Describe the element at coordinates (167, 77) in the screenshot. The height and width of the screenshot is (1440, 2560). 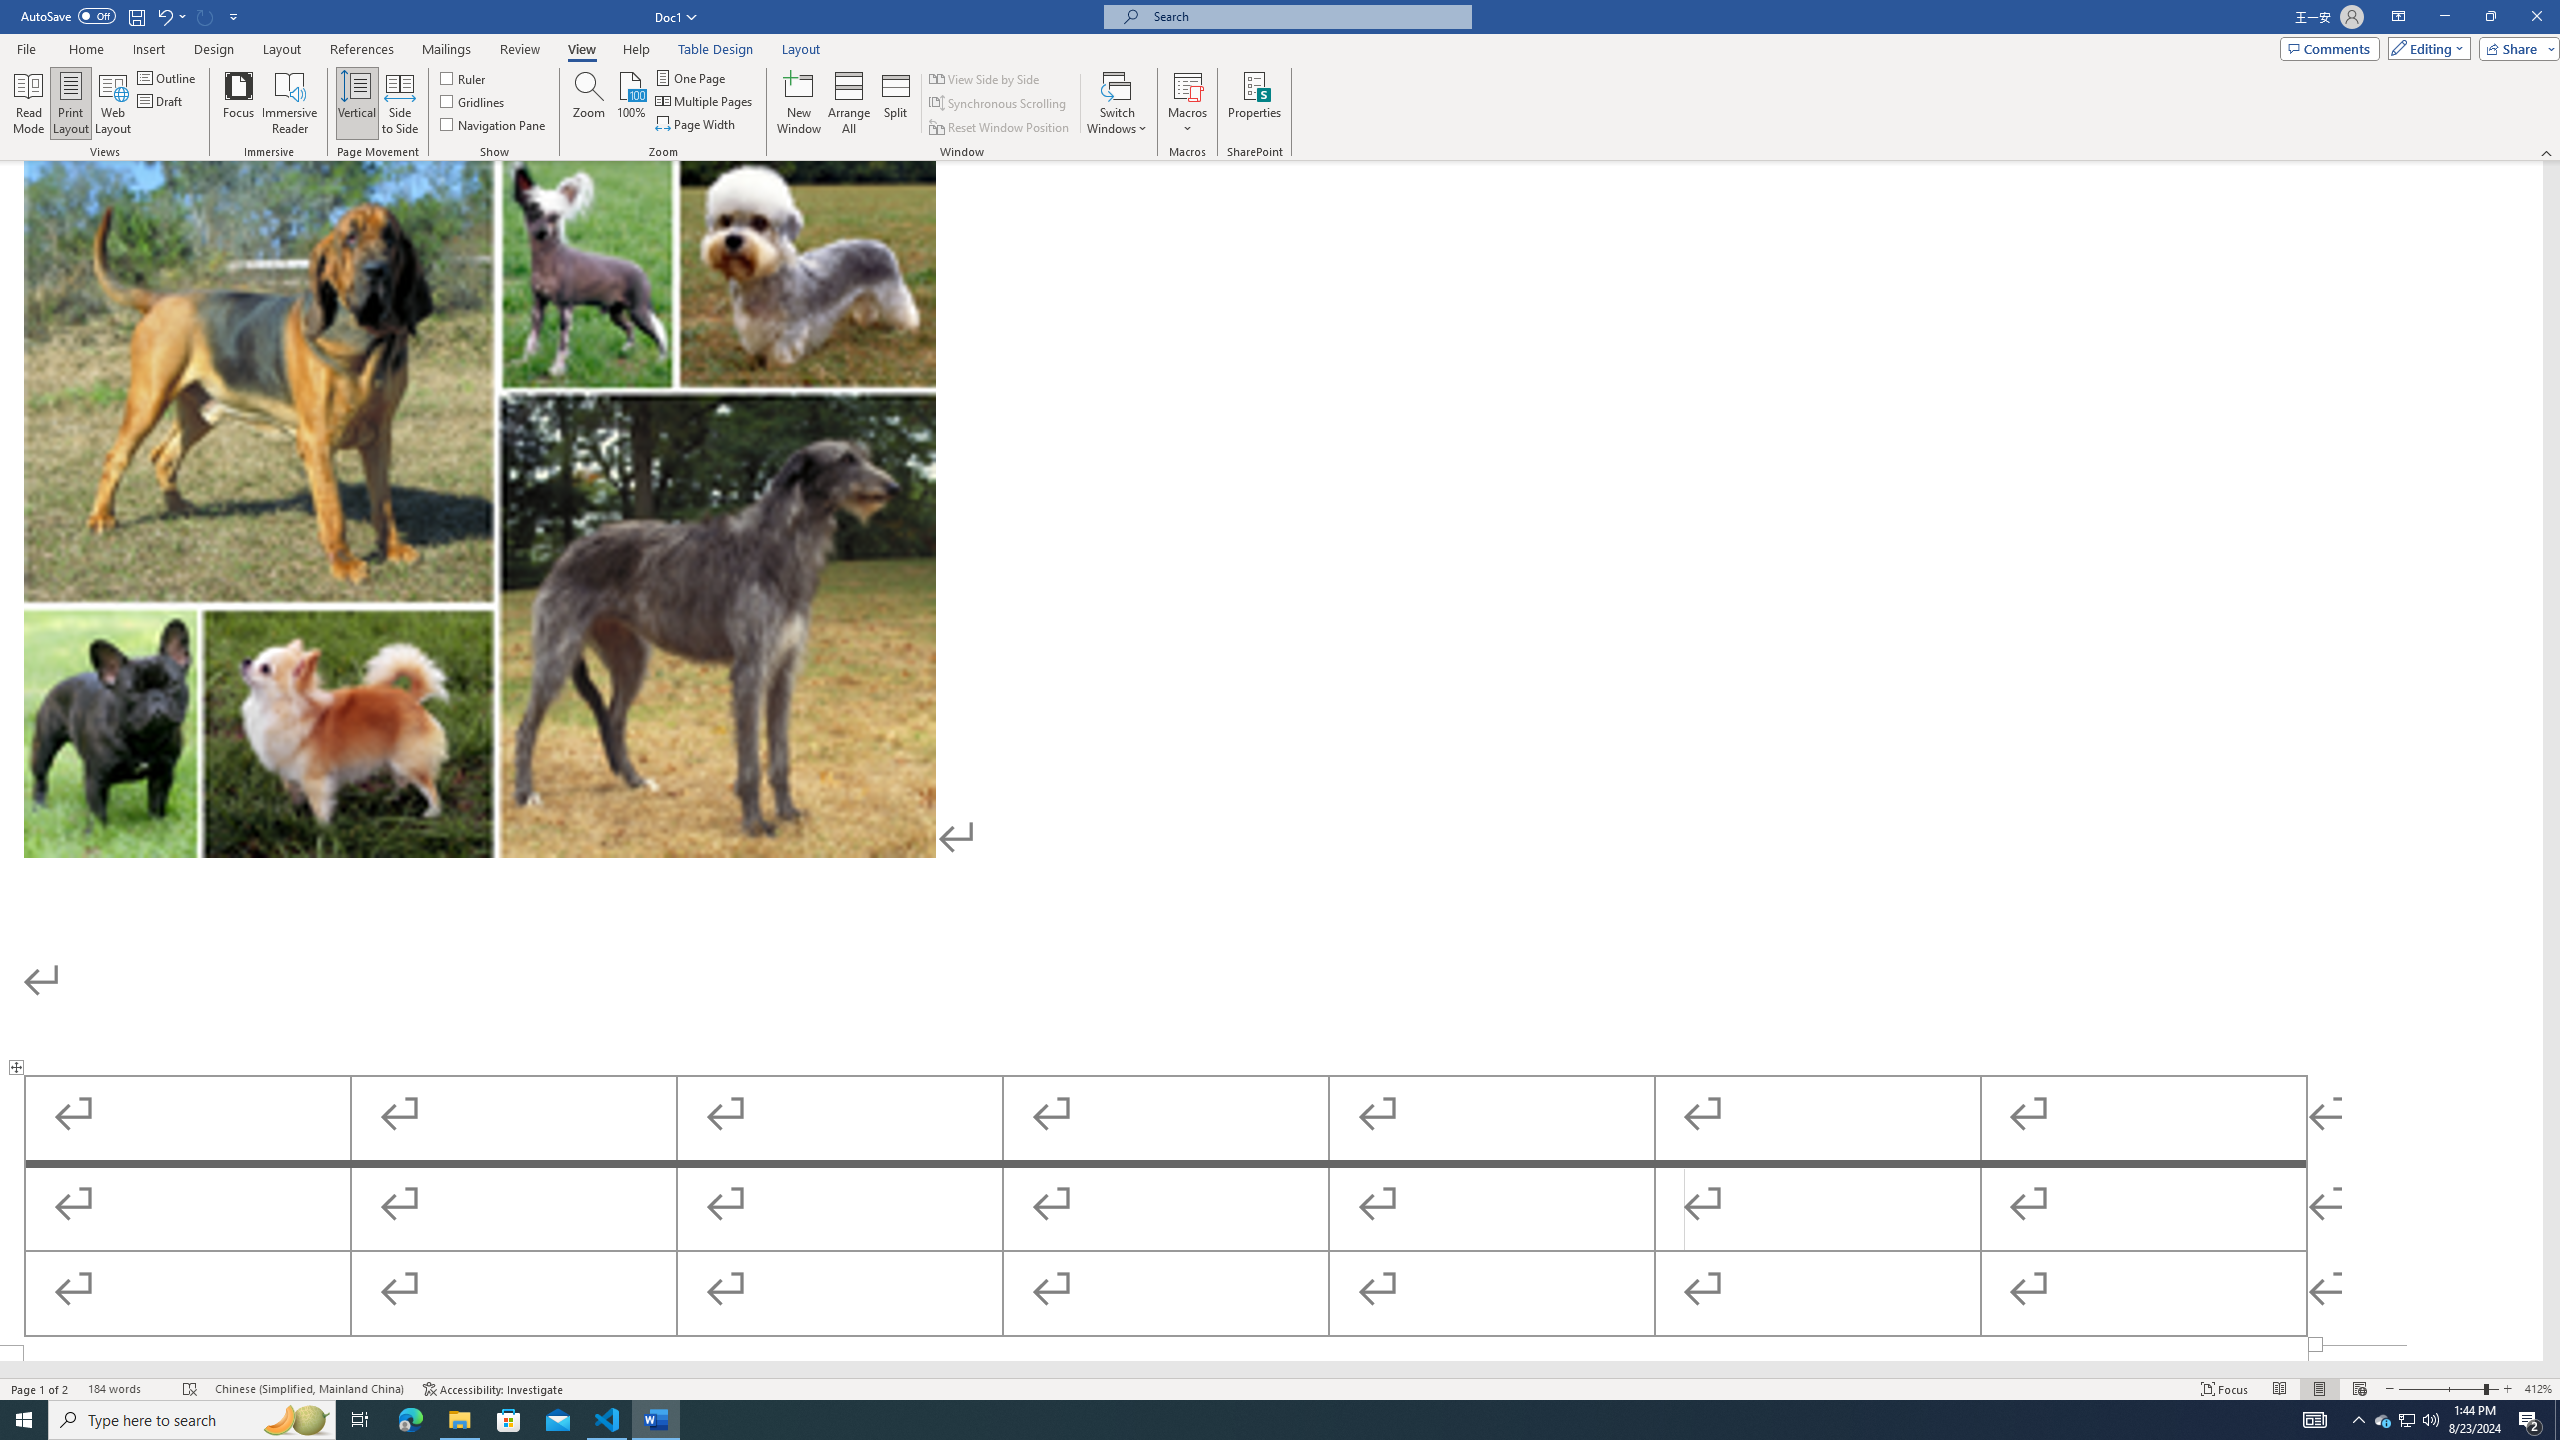
I see `'Outline'` at that location.